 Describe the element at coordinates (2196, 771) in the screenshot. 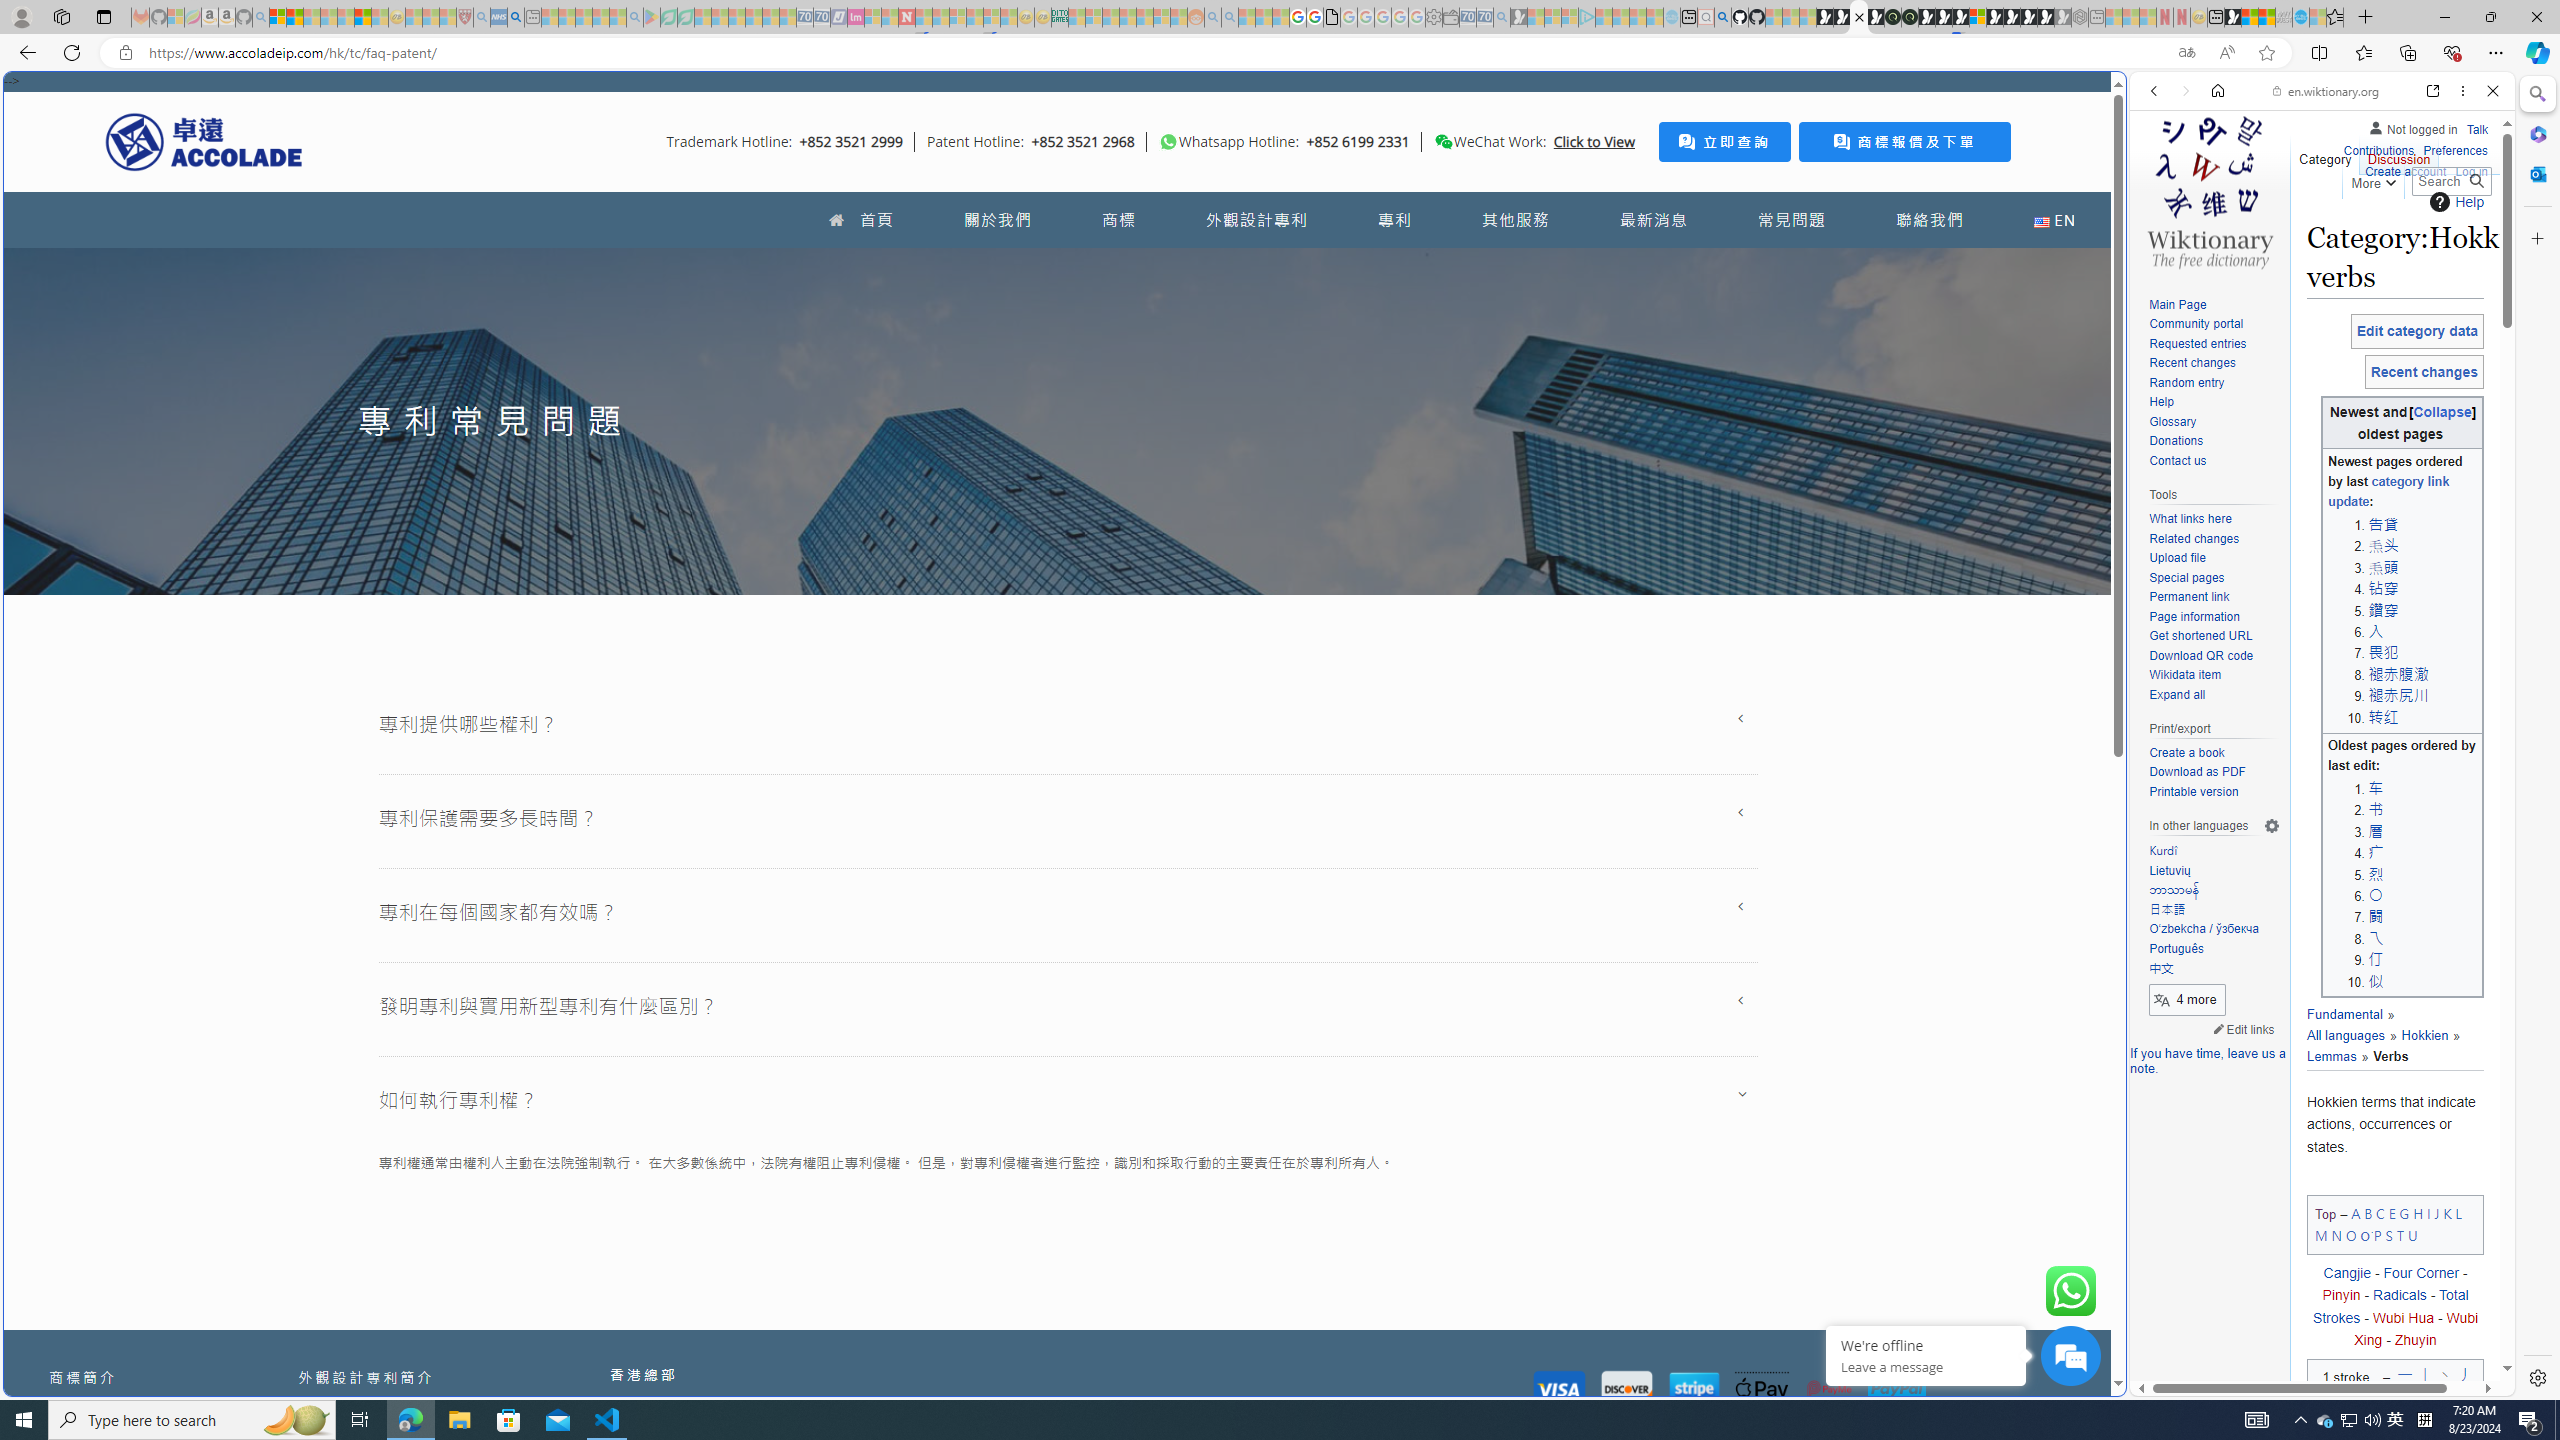

I see `'Download as PDF'` at that location.